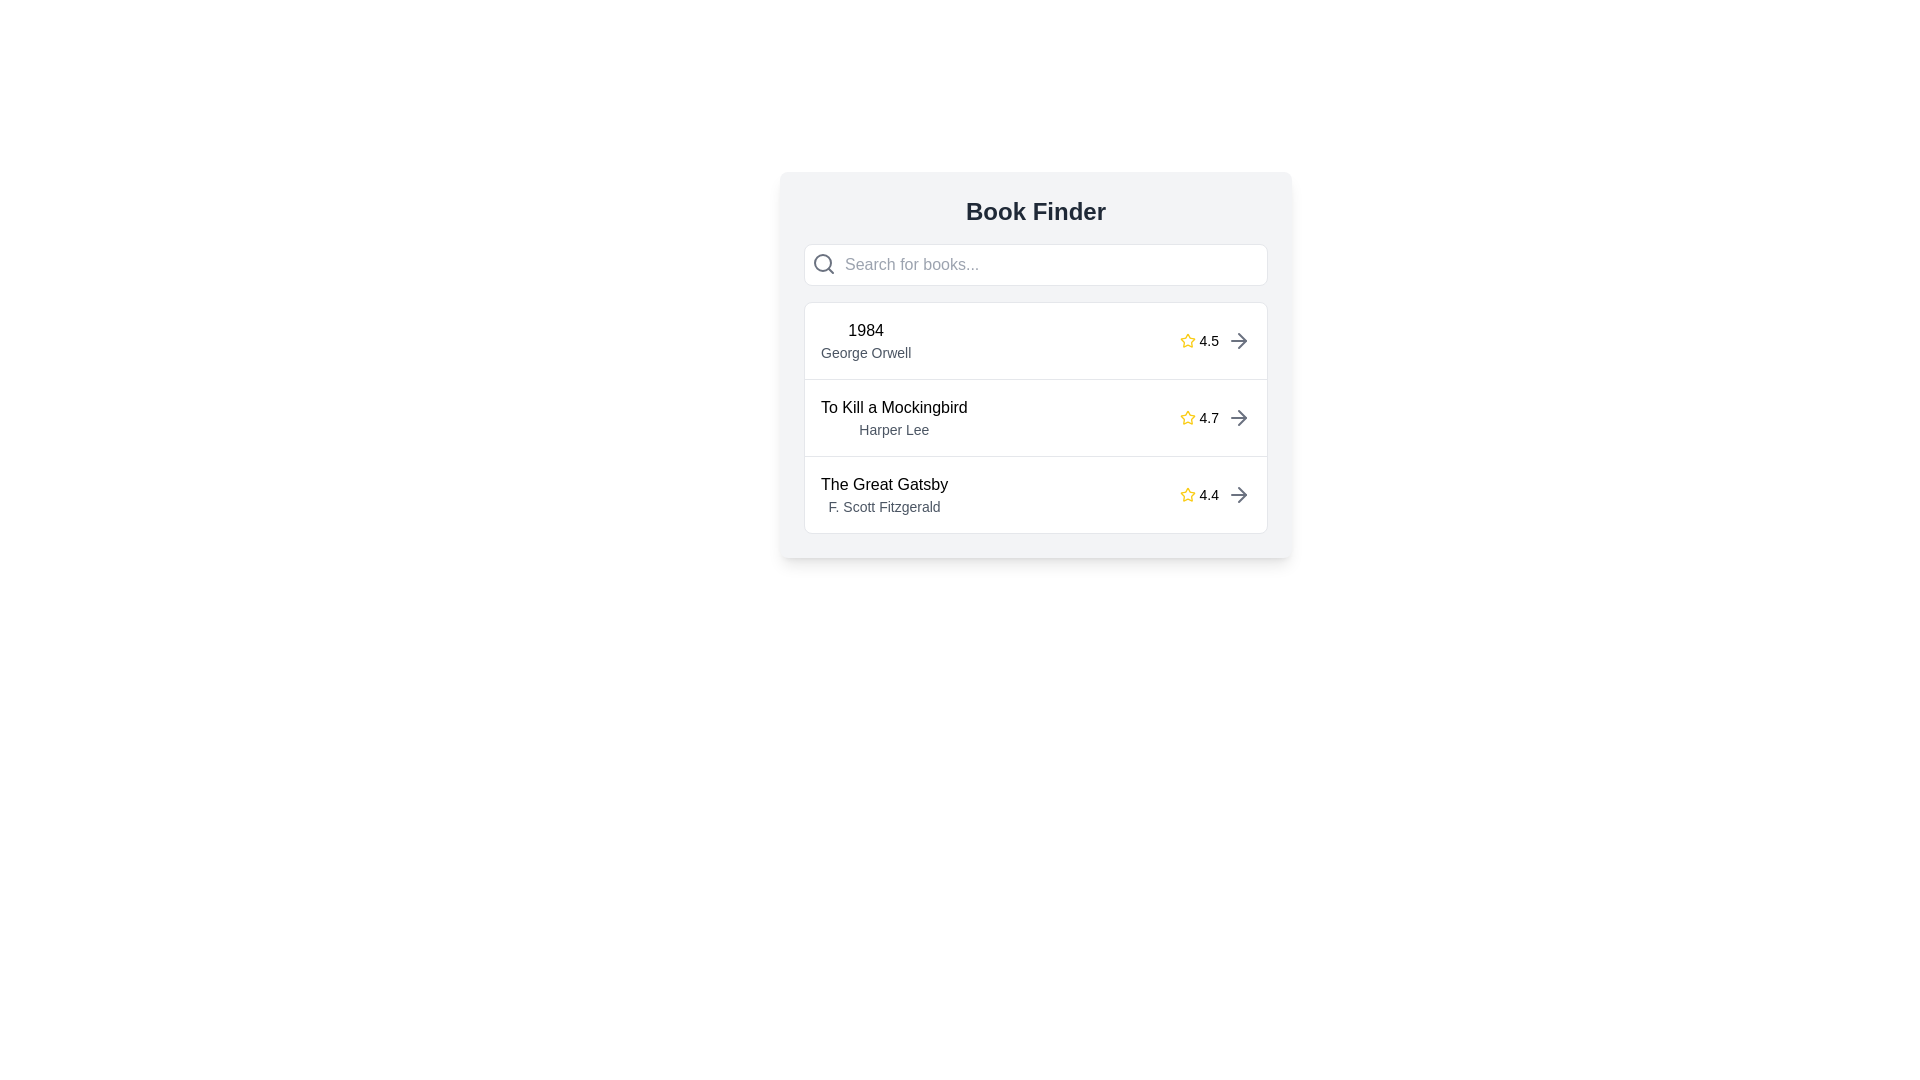 Image resolution: width=1920 pixels, height=1080 pixels. Describe the element at coordinates (893, 407) in the screenshot. I see `the bold text label displaying the book title 'To Kill a Mockingbird' within the second row of the list under the 'Book Finder' heading` at that location.